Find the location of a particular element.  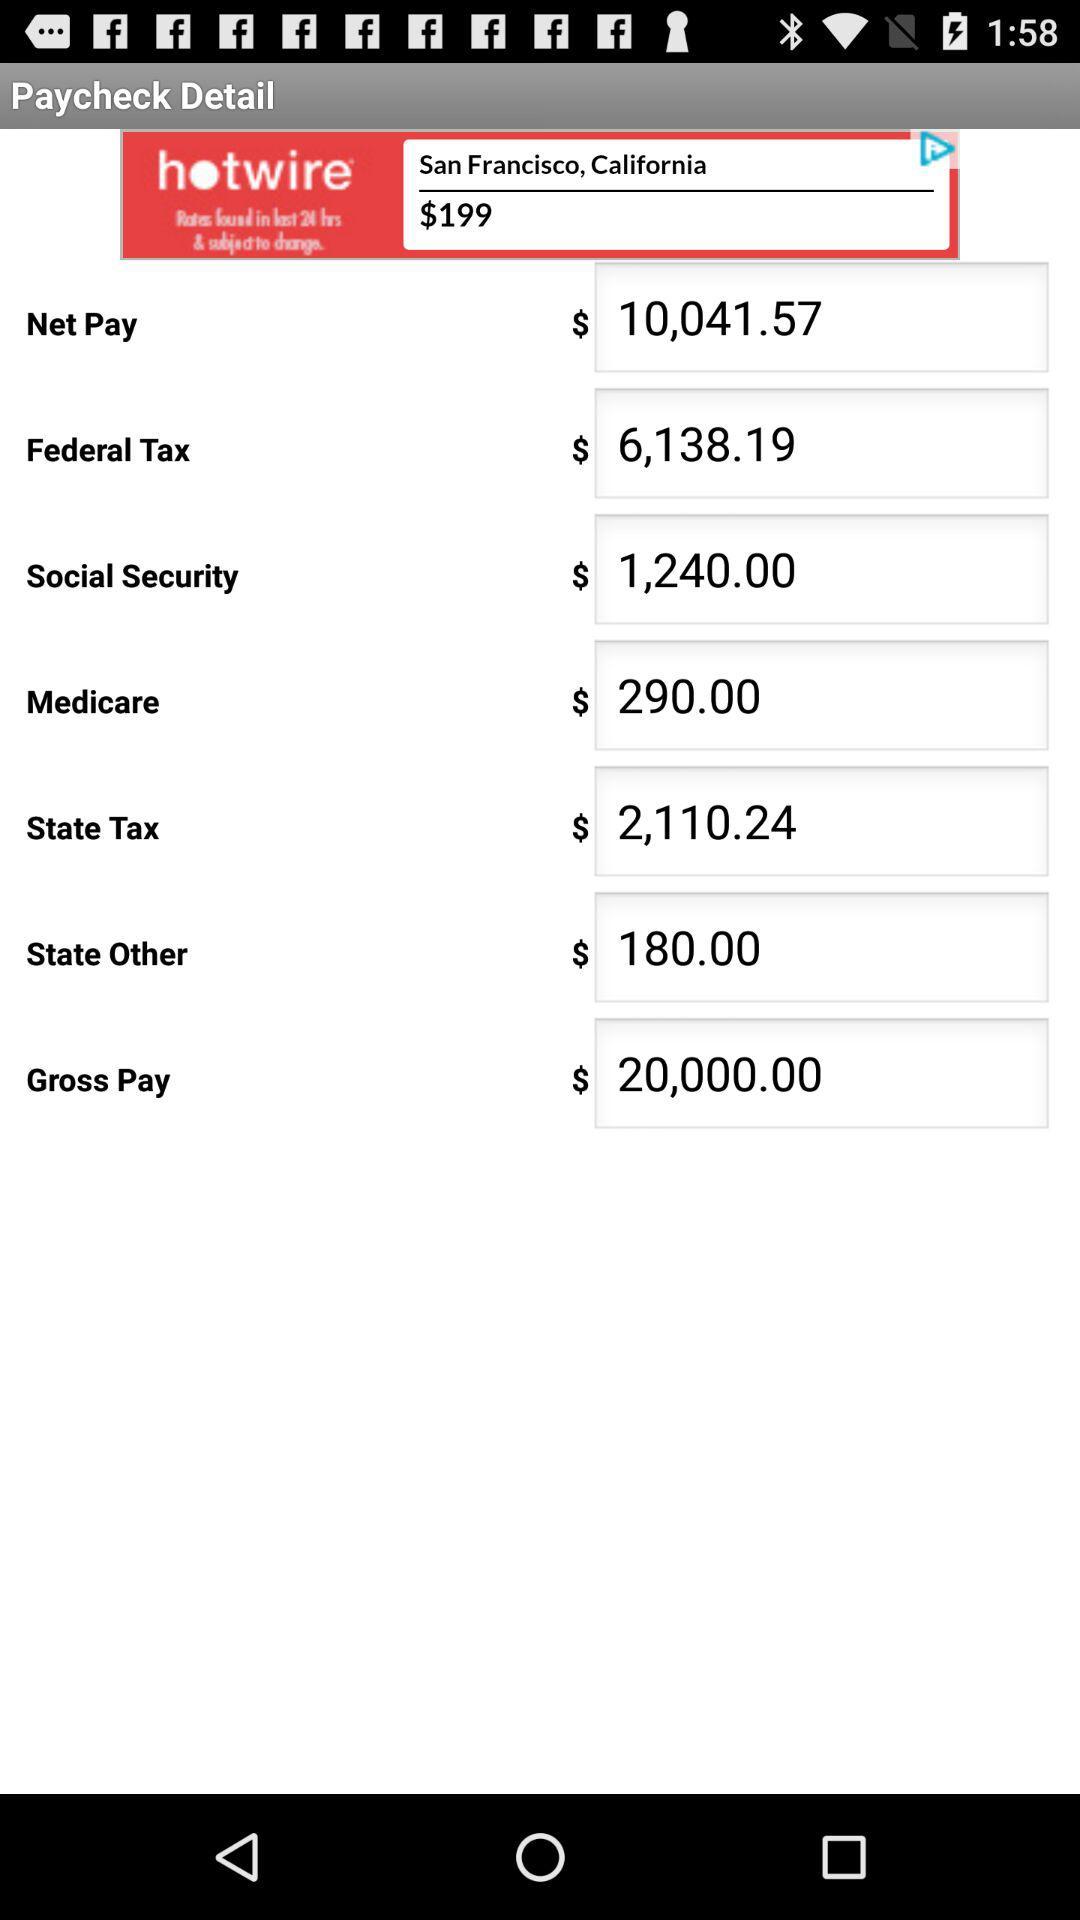

advertisement is located at coordinates (540, 194).